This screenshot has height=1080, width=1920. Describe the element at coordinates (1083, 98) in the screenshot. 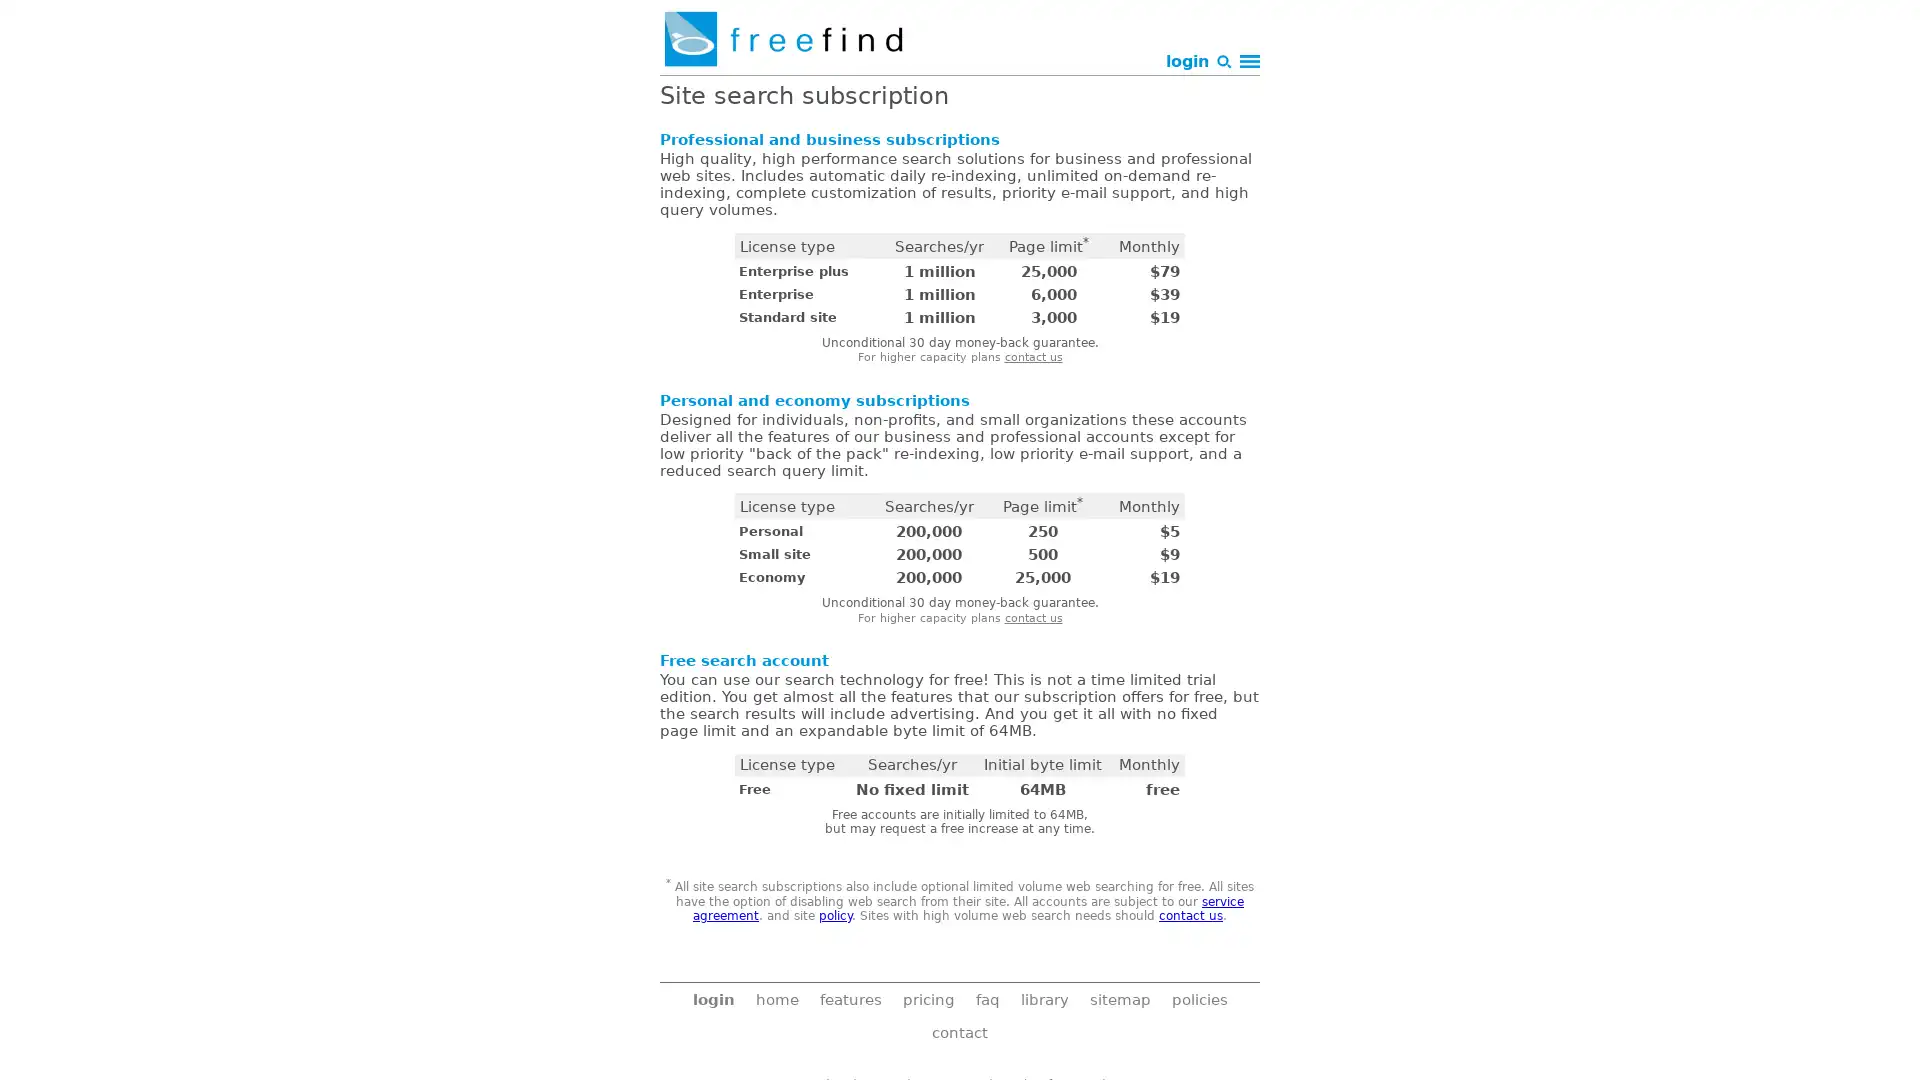

I see `Search` at that location.